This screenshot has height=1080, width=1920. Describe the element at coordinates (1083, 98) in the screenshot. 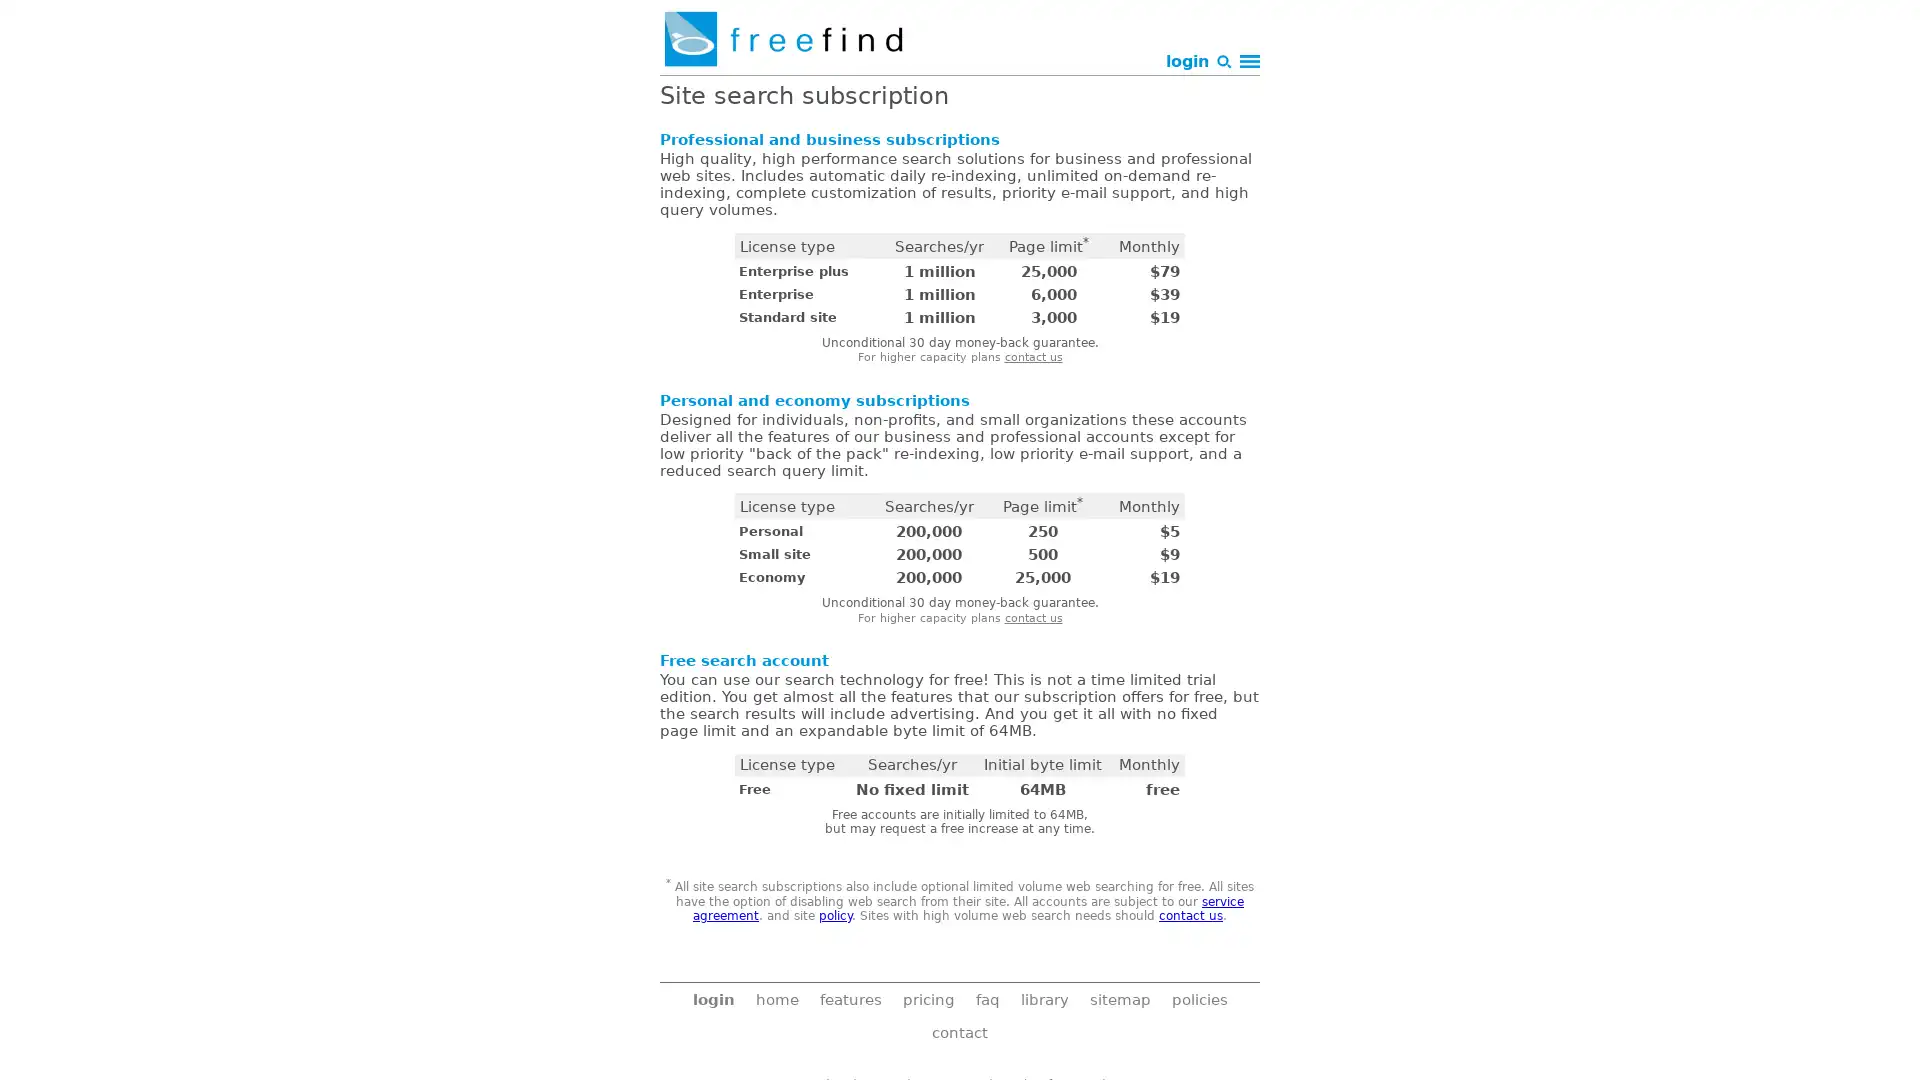

I see `Search` at that location.